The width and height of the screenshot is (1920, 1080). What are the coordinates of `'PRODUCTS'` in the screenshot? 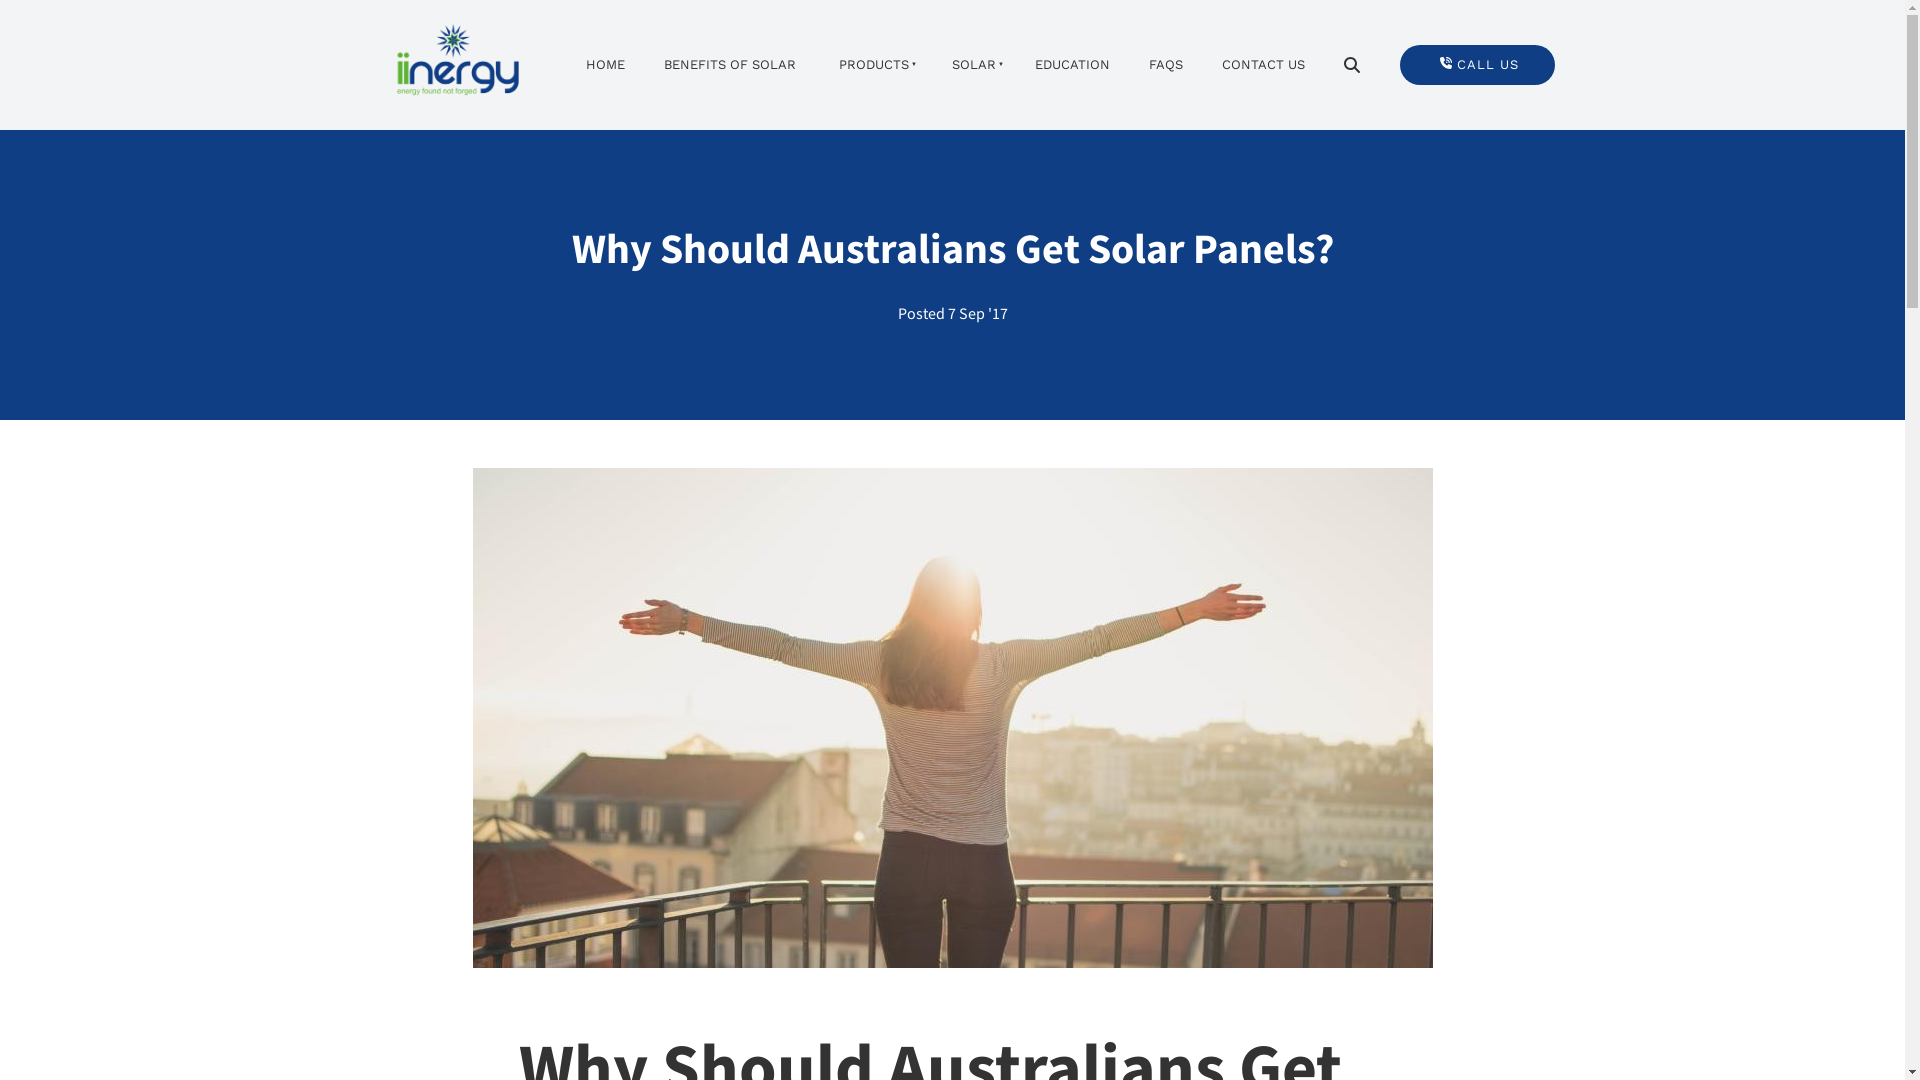 It's located at (872, 64).